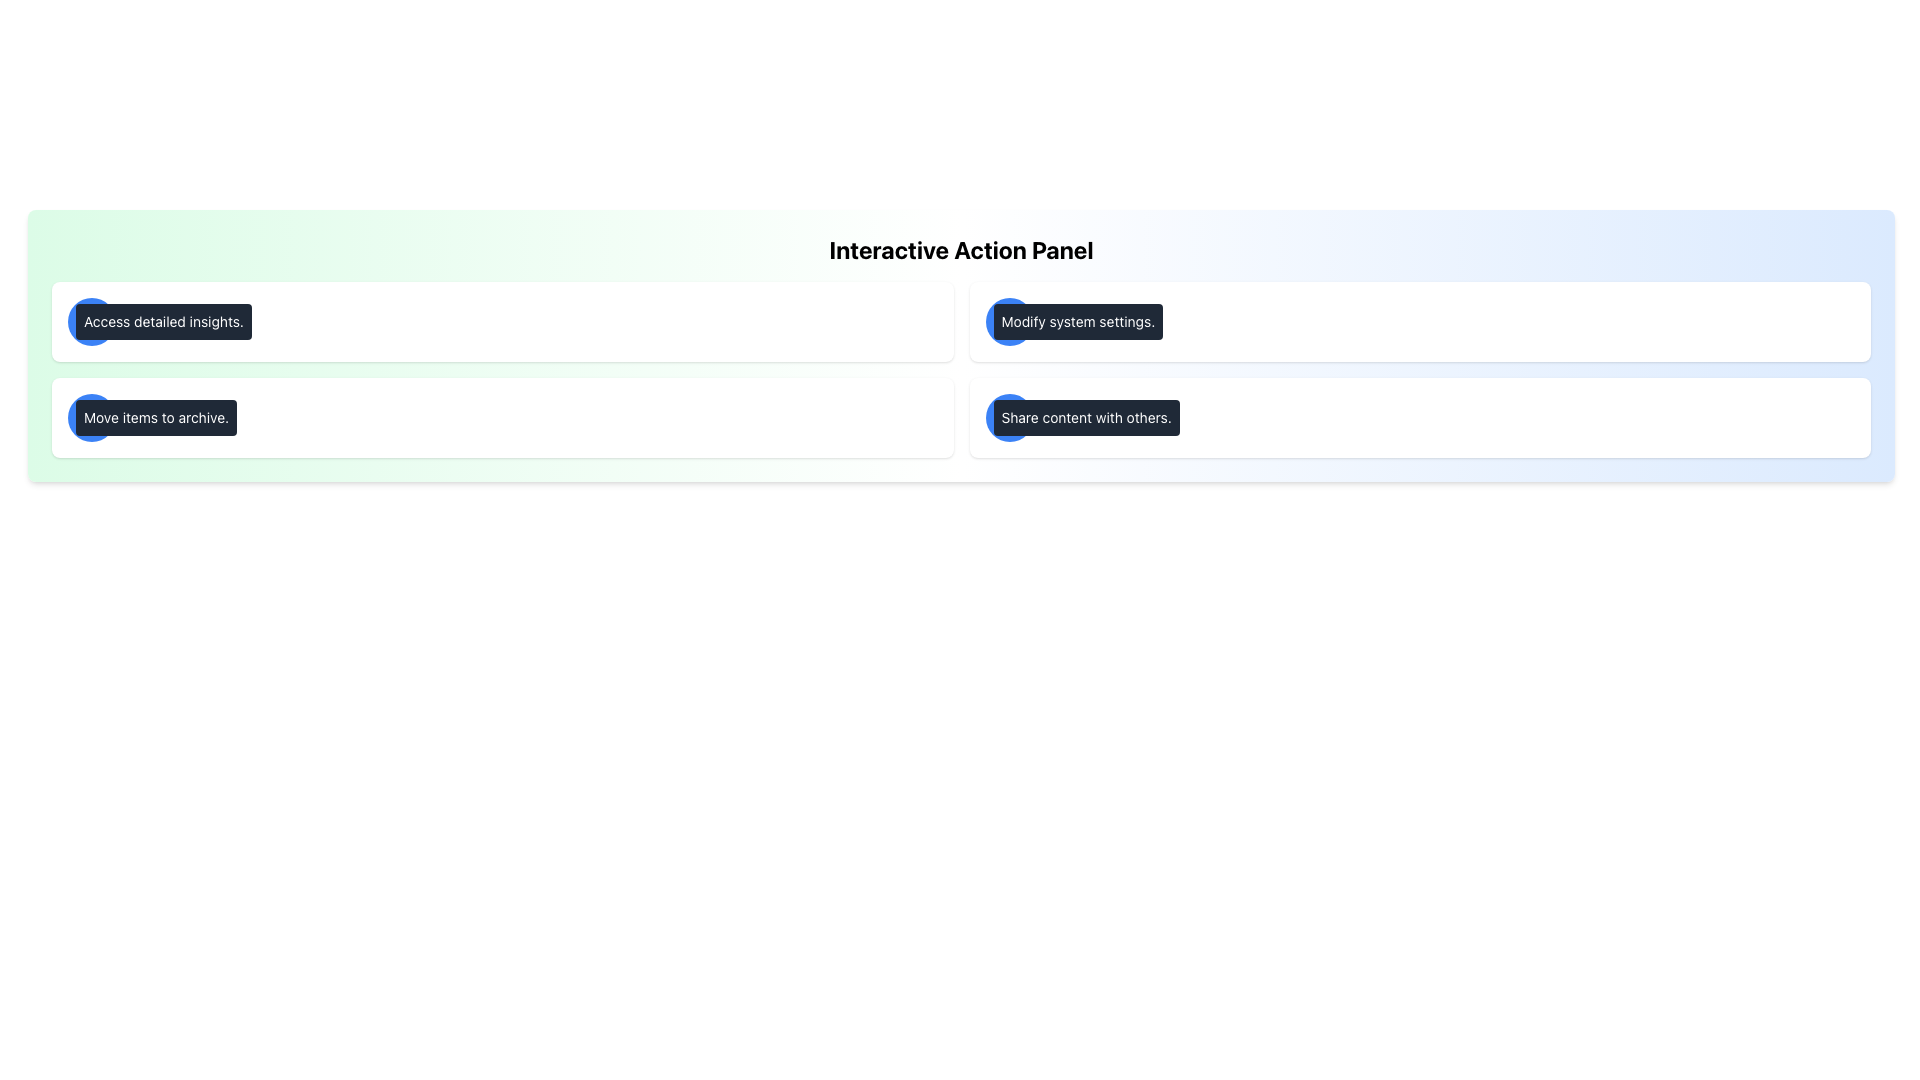 The image size is (1920, 1080). Describe the element at coordinates (1073, 416) in the screenshot. I see `the 'Share' text label located in the bottom-right section of the grid layout, which indicates sharing actions` at that location.